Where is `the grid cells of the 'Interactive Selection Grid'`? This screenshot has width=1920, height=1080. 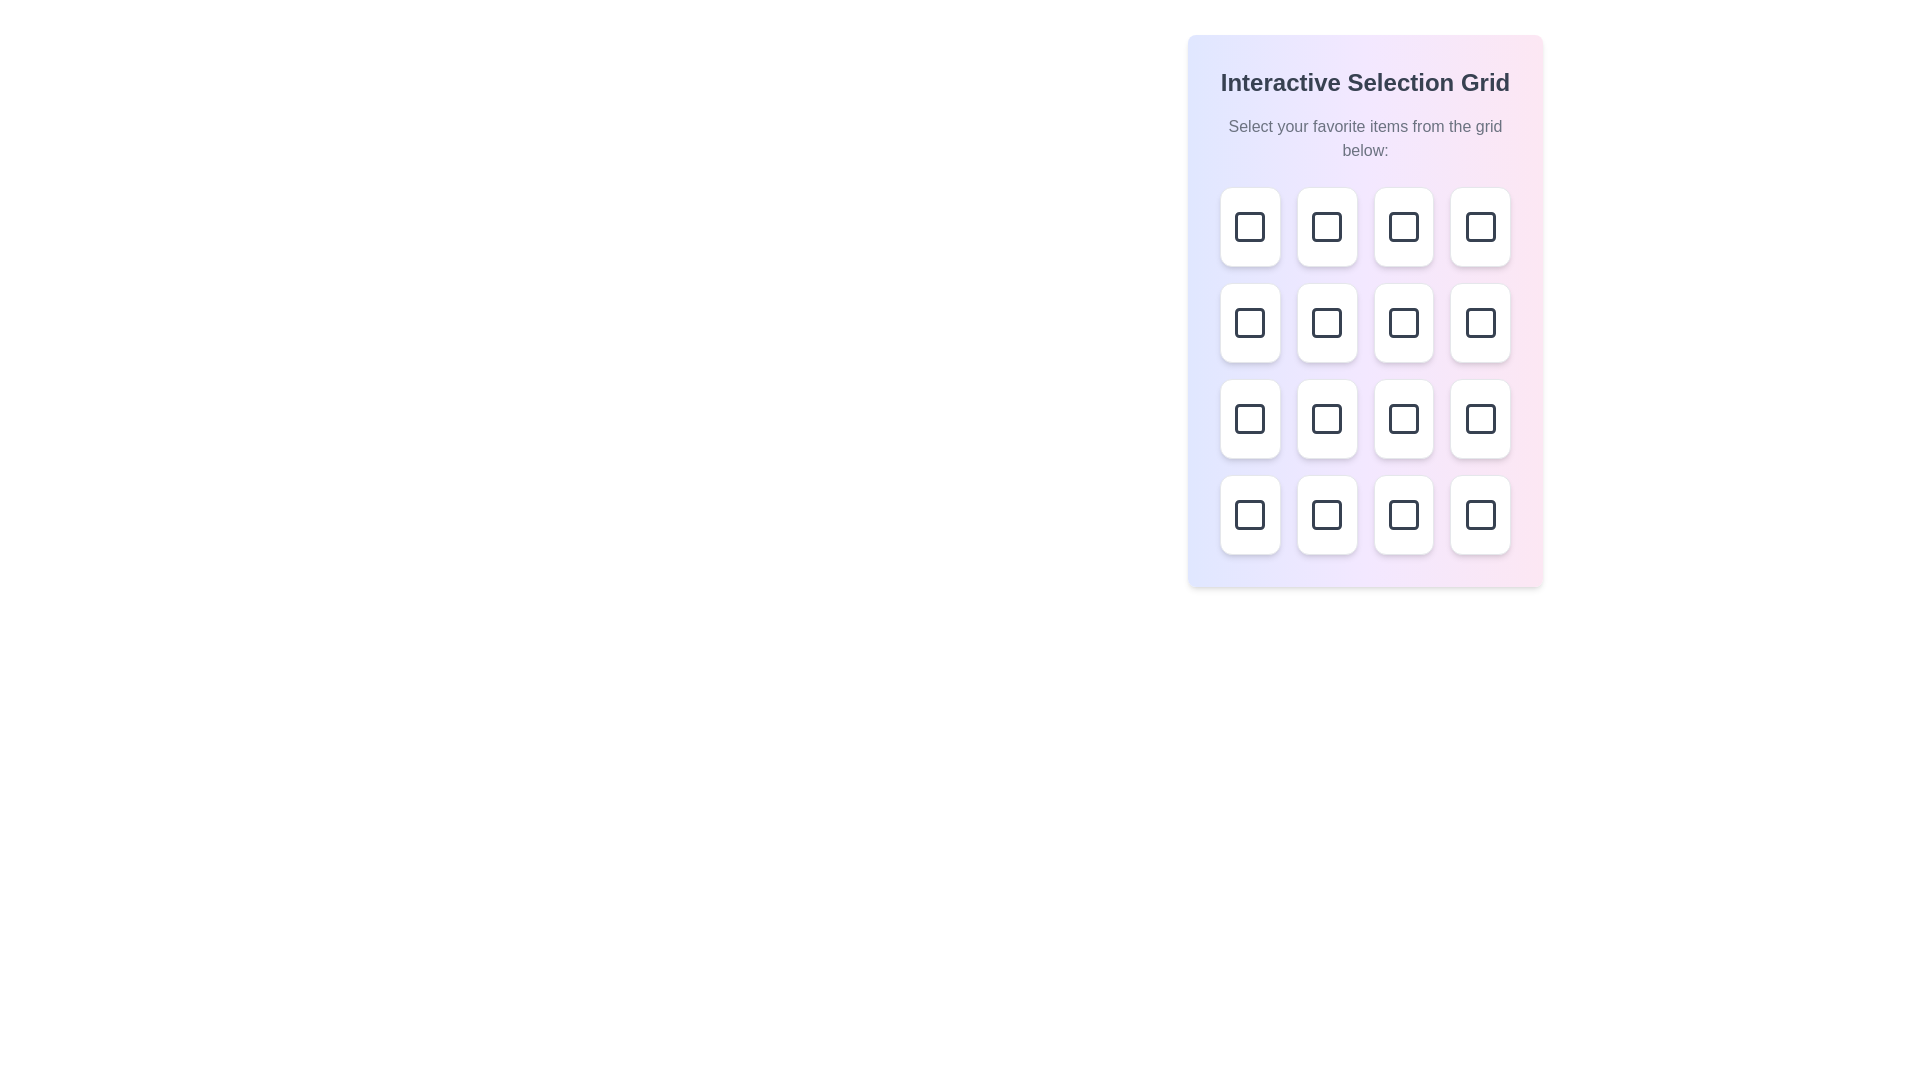
the grid cells of the 'Interactive Selection Grid' is located at coordinates (1364, 370).